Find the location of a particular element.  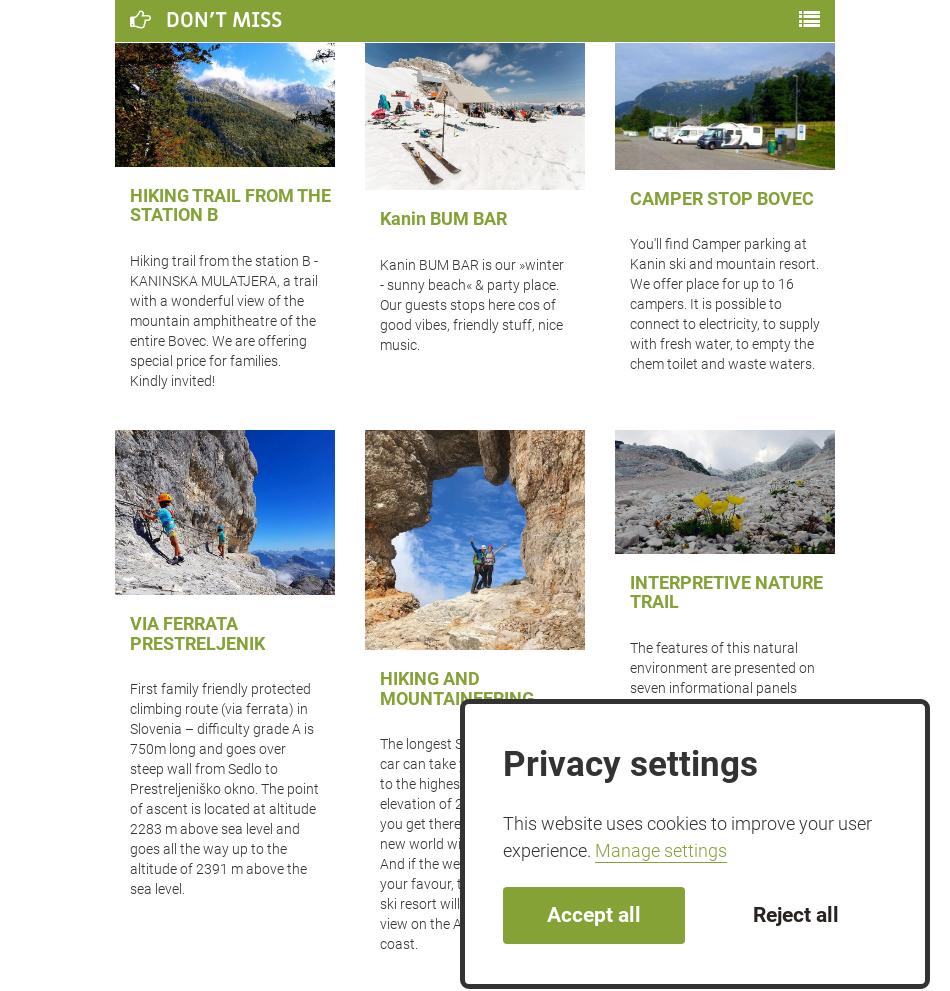

'First family friendly protected climbing route (via ferrata) in Slovenia – difficulty  grade A is 750m long and goes over steep wall from Sedlo to Prestreljeniško okno. The point of ascent is located at altitude 2283 m above sea level and goes all the way up to the altitude of 2391 m above the sea level.' is located at coordinates (129, 788).